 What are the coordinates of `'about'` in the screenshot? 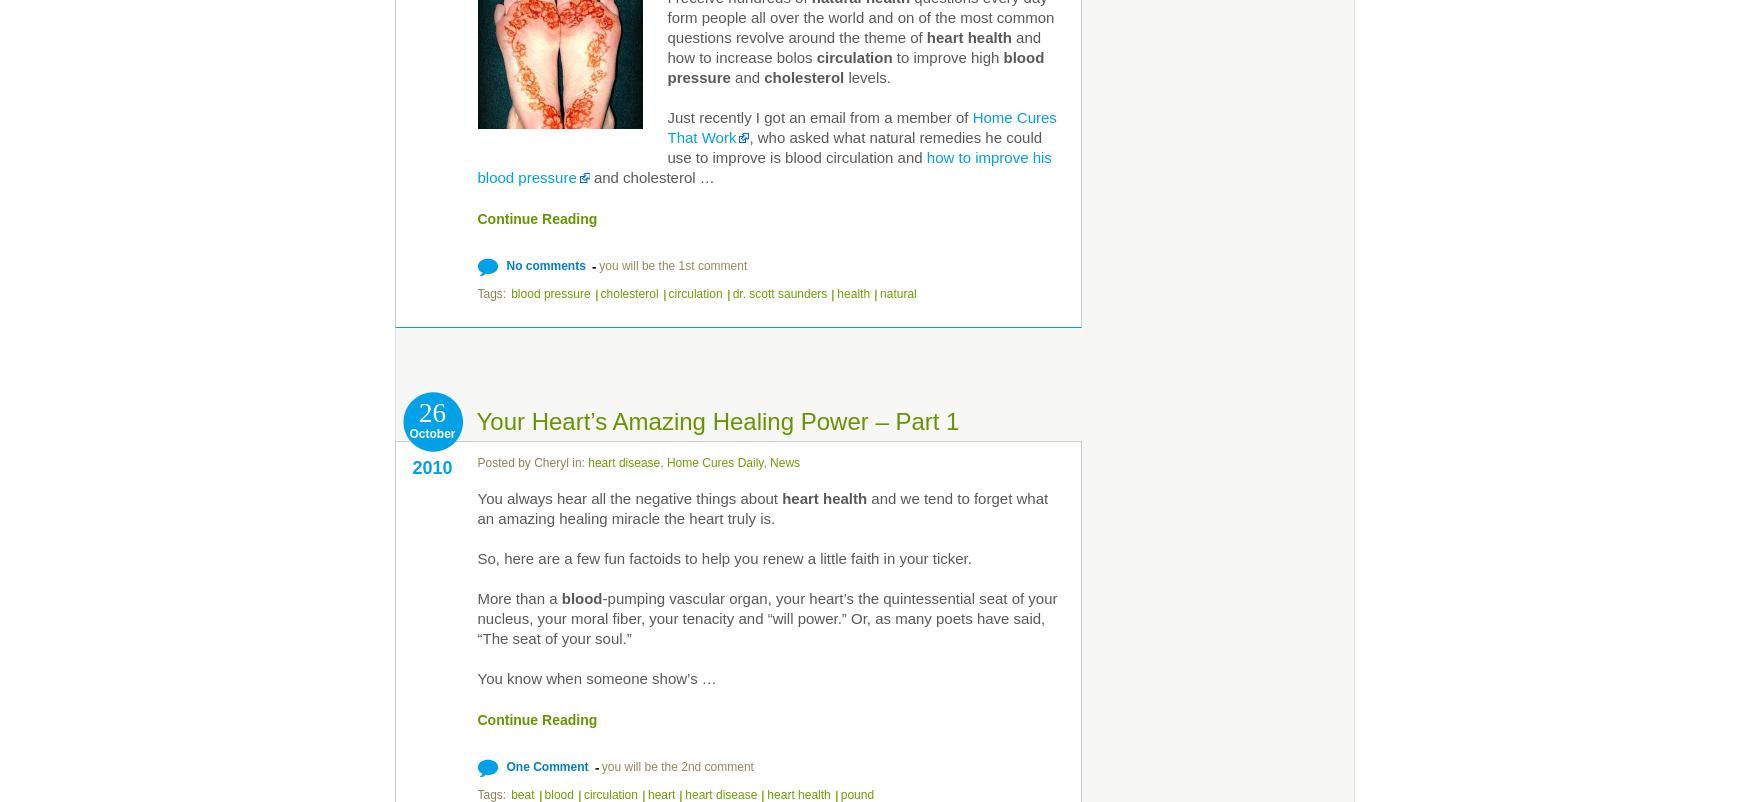 It's located at (759, 498).